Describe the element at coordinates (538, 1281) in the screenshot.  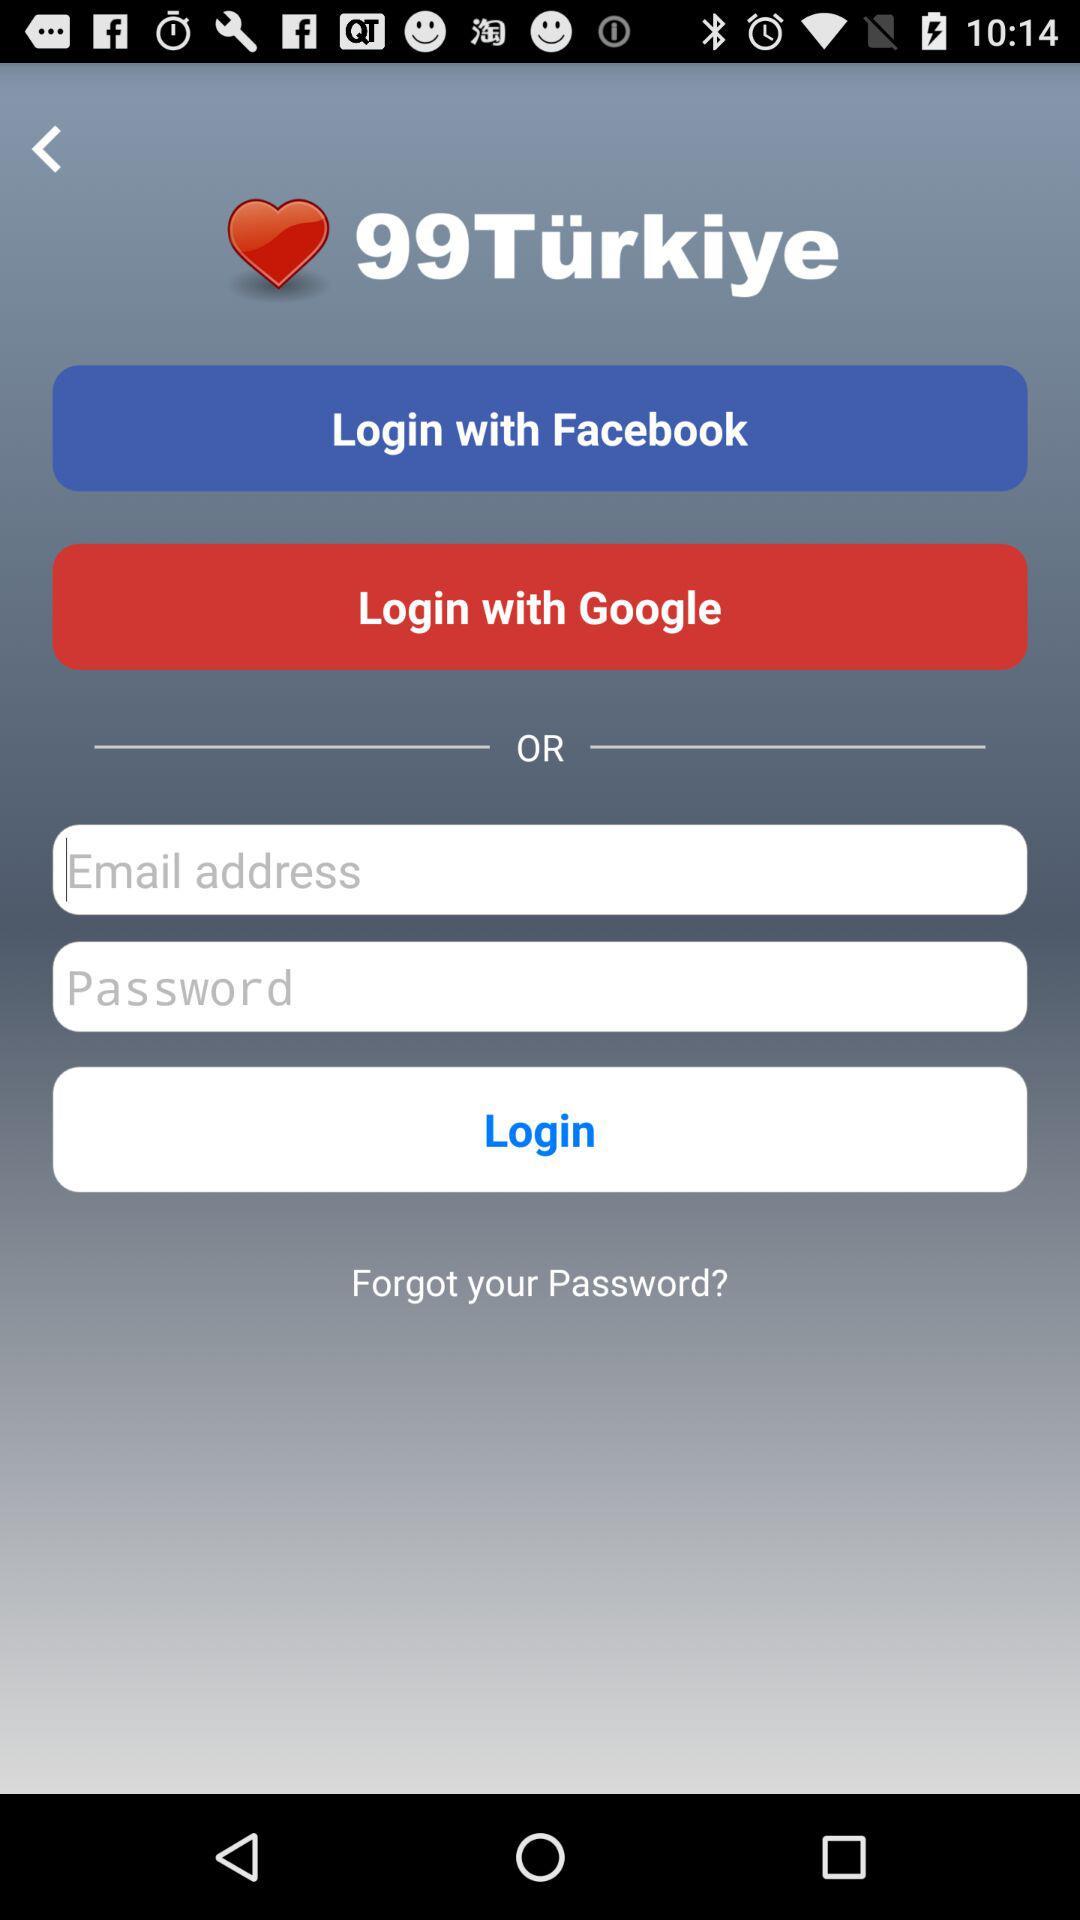
I see `the forgot your password?` at that location.